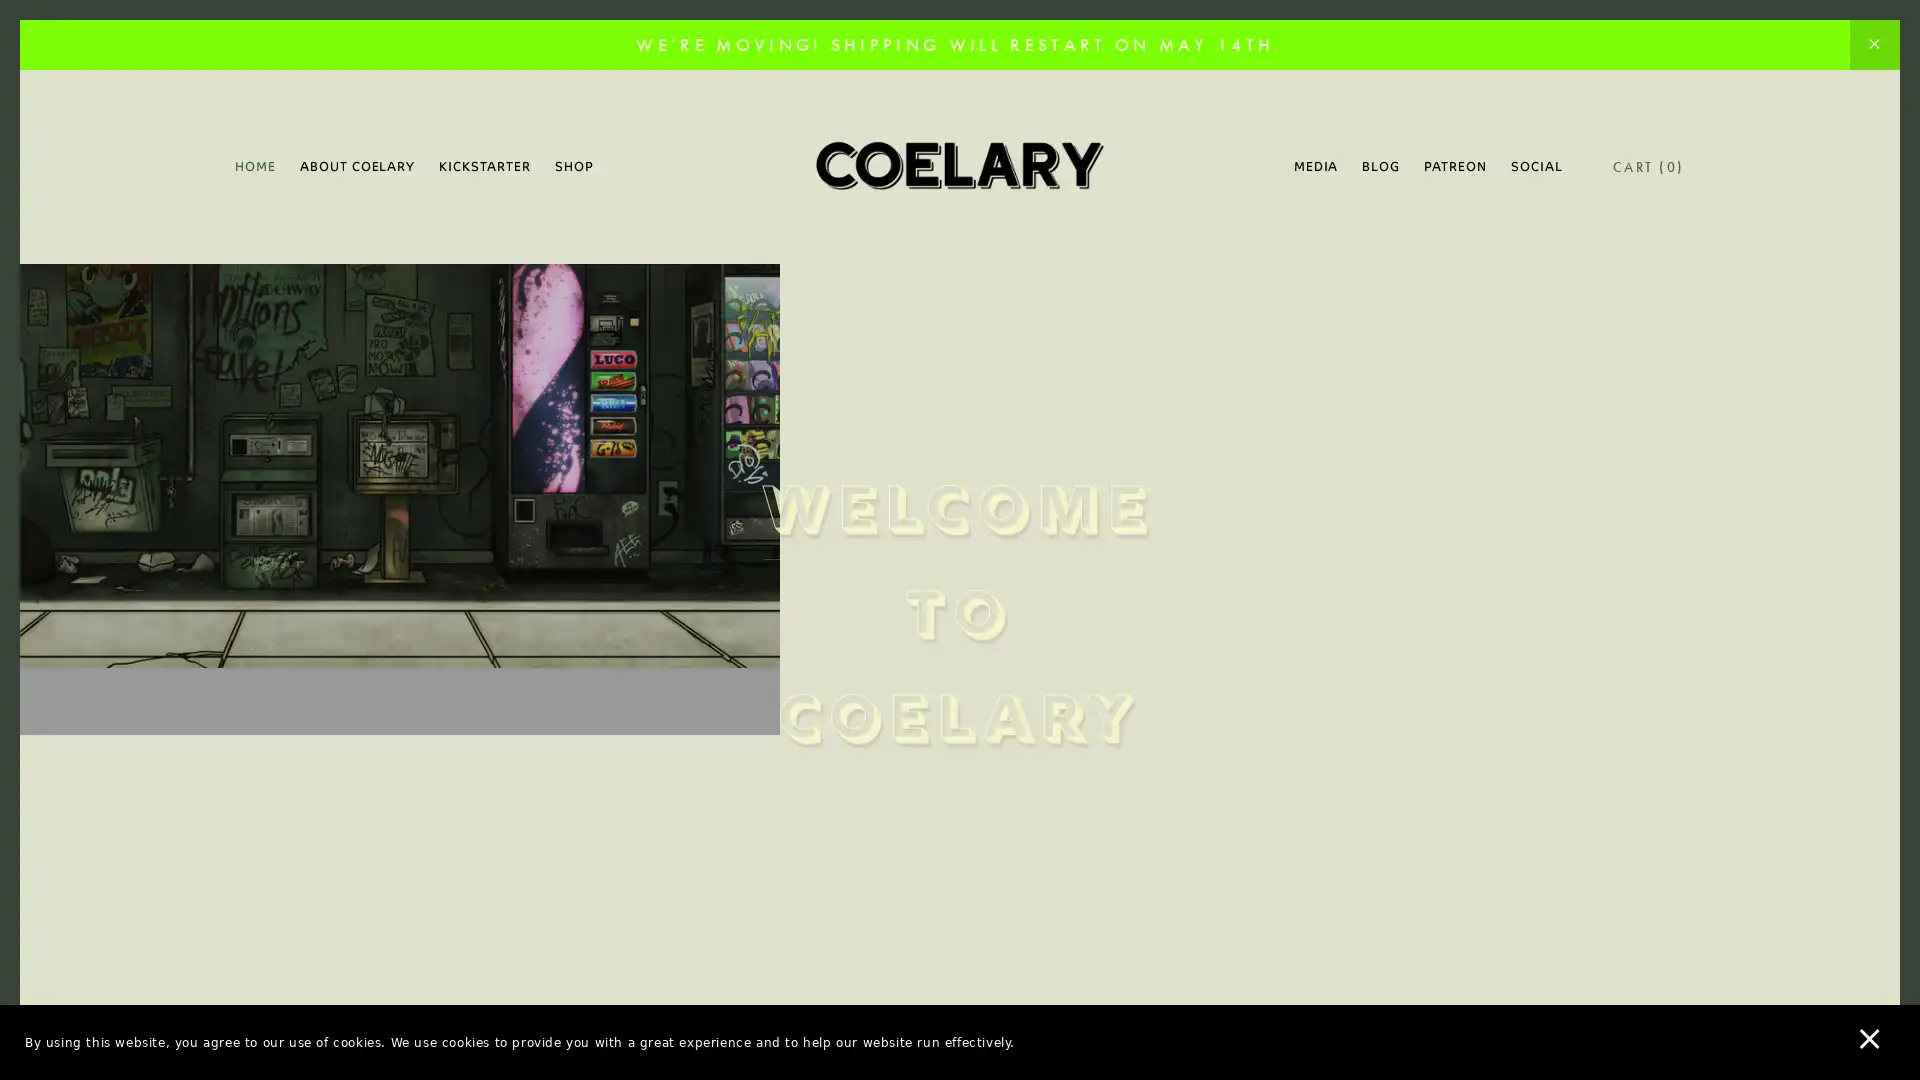 The height and width of the screenshot is (1080, 1920). What do you see at coordinates (1147, 694) in the screenshot?
I see `Subscribe` at bounding box center [1147, 694].